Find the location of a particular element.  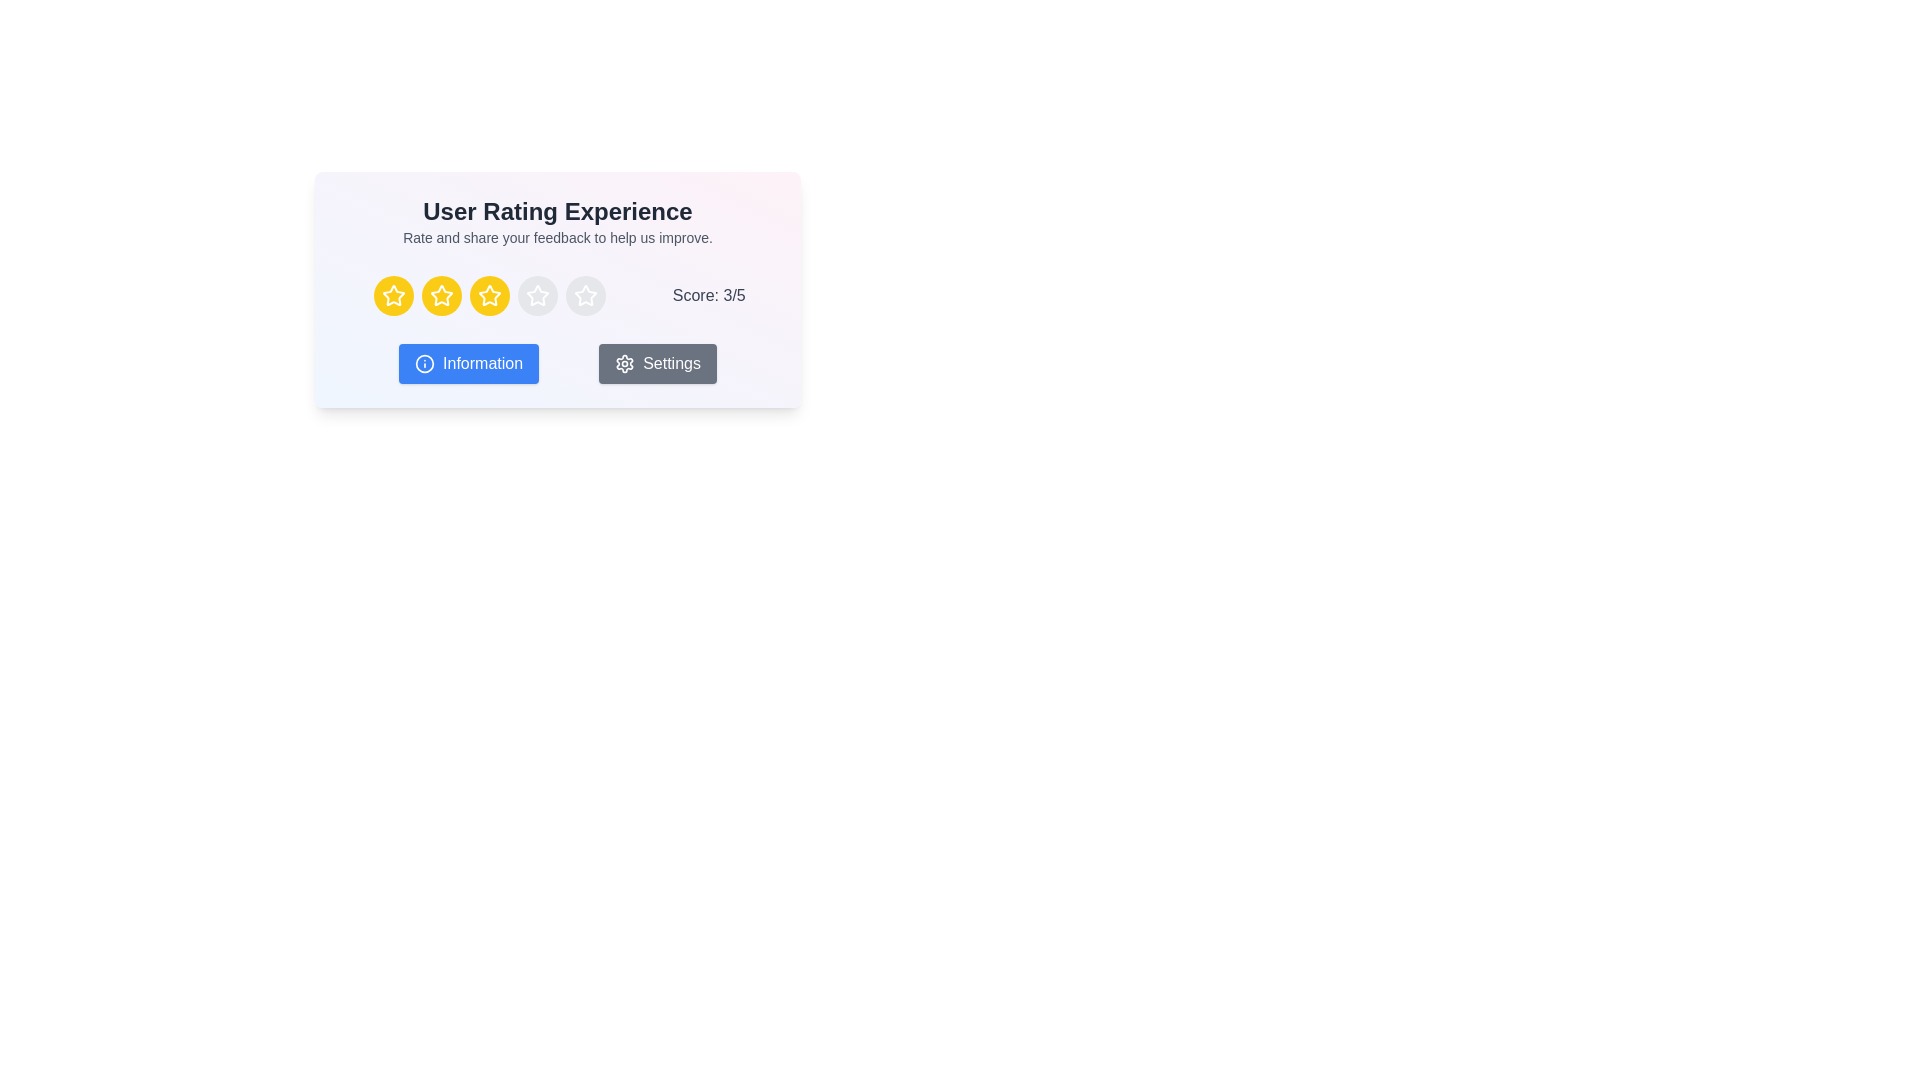

the 'Information' button is located at coordinates (468, 363).